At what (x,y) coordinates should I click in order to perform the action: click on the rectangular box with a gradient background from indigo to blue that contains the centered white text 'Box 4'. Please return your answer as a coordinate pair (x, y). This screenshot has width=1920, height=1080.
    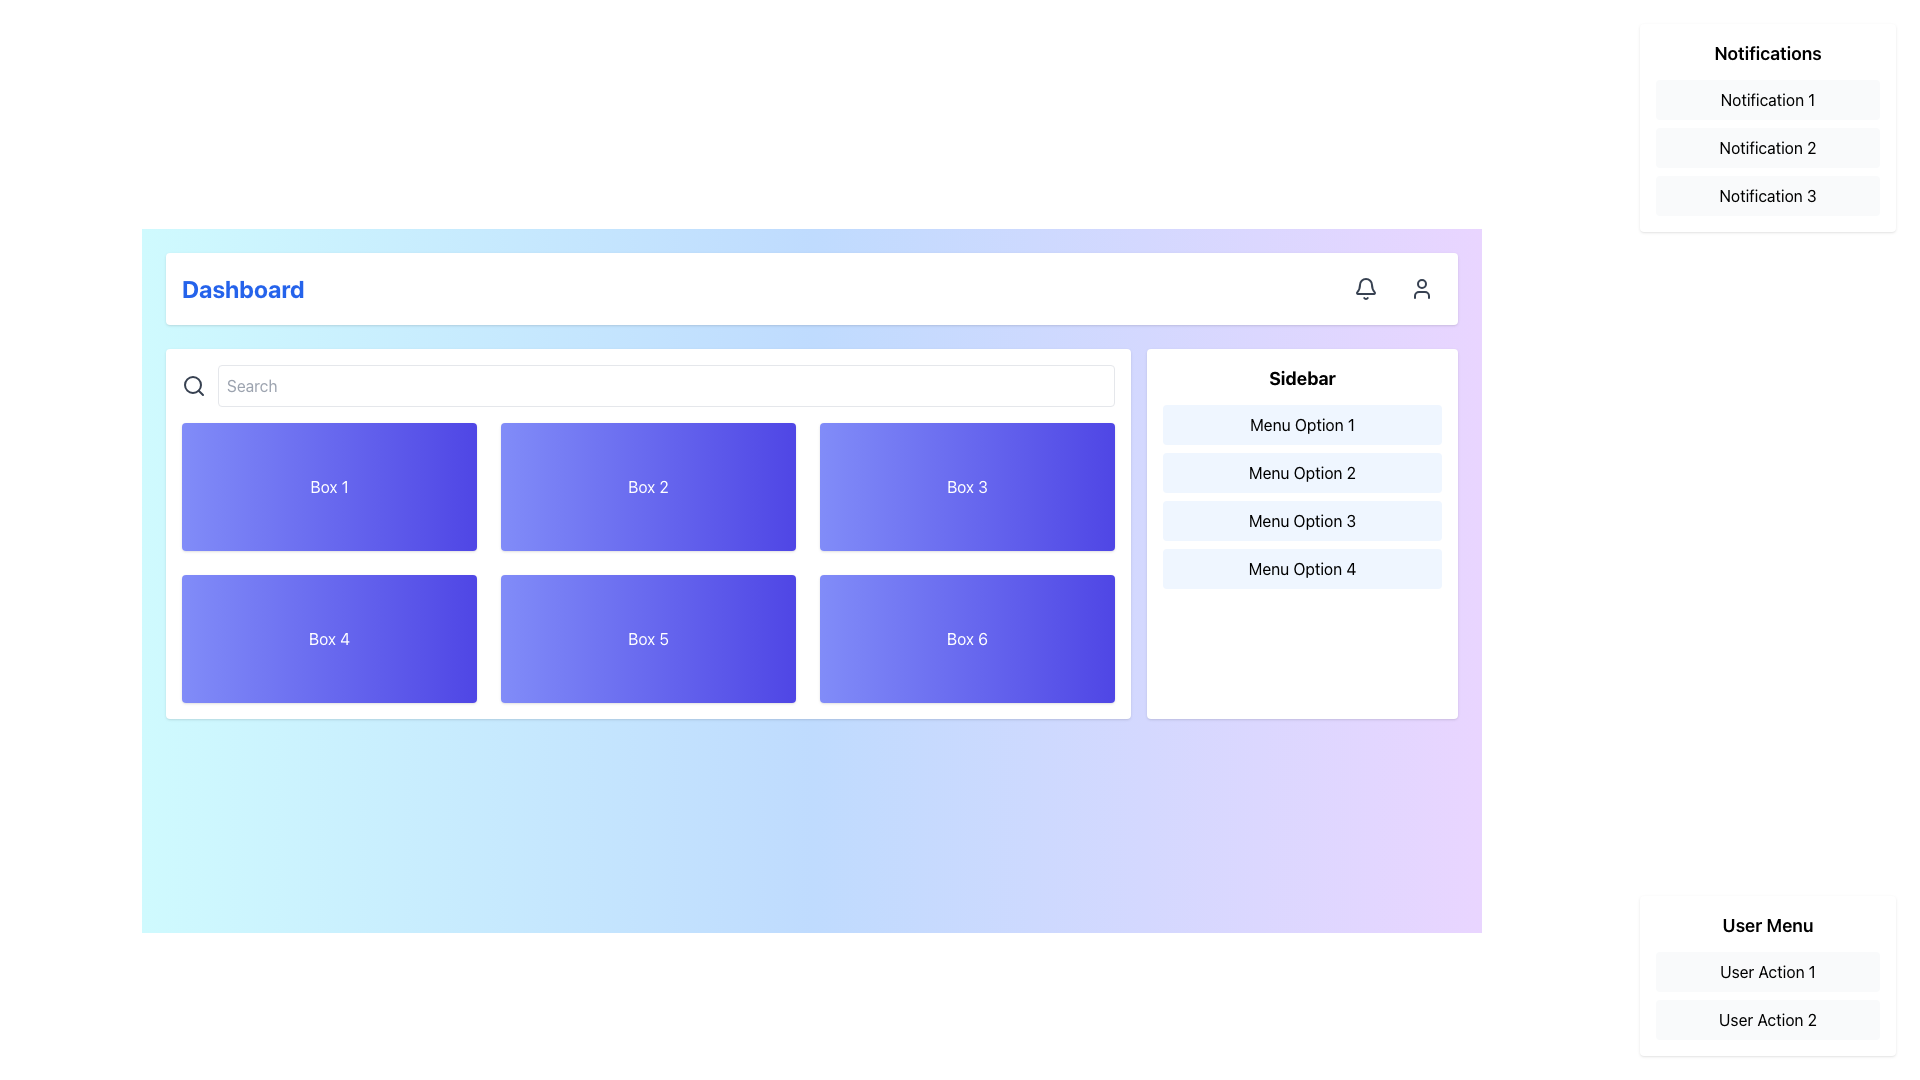
    Looking at the image, I should click on (329, 639).